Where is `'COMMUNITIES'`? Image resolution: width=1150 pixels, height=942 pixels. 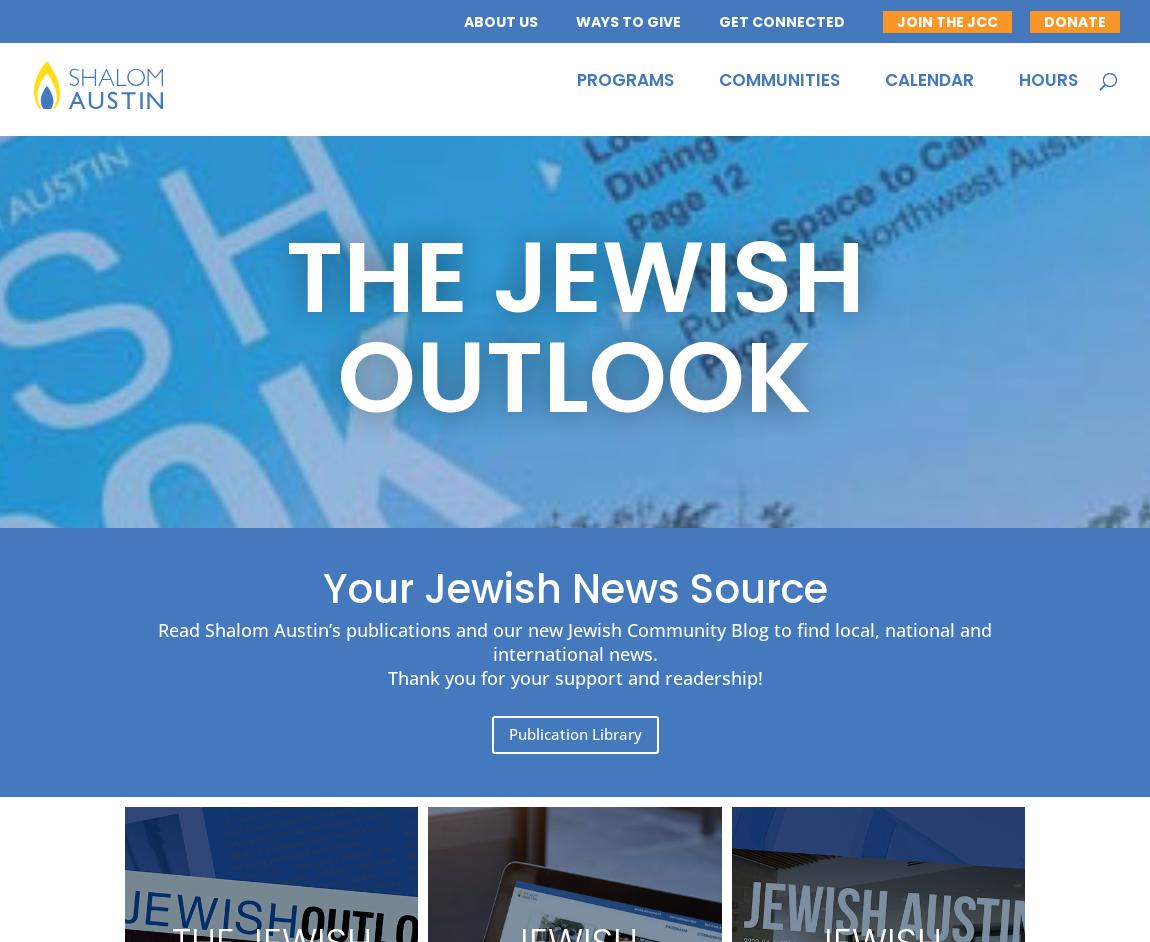 'COMMUNITIES' is located at coordinates (717, 88).